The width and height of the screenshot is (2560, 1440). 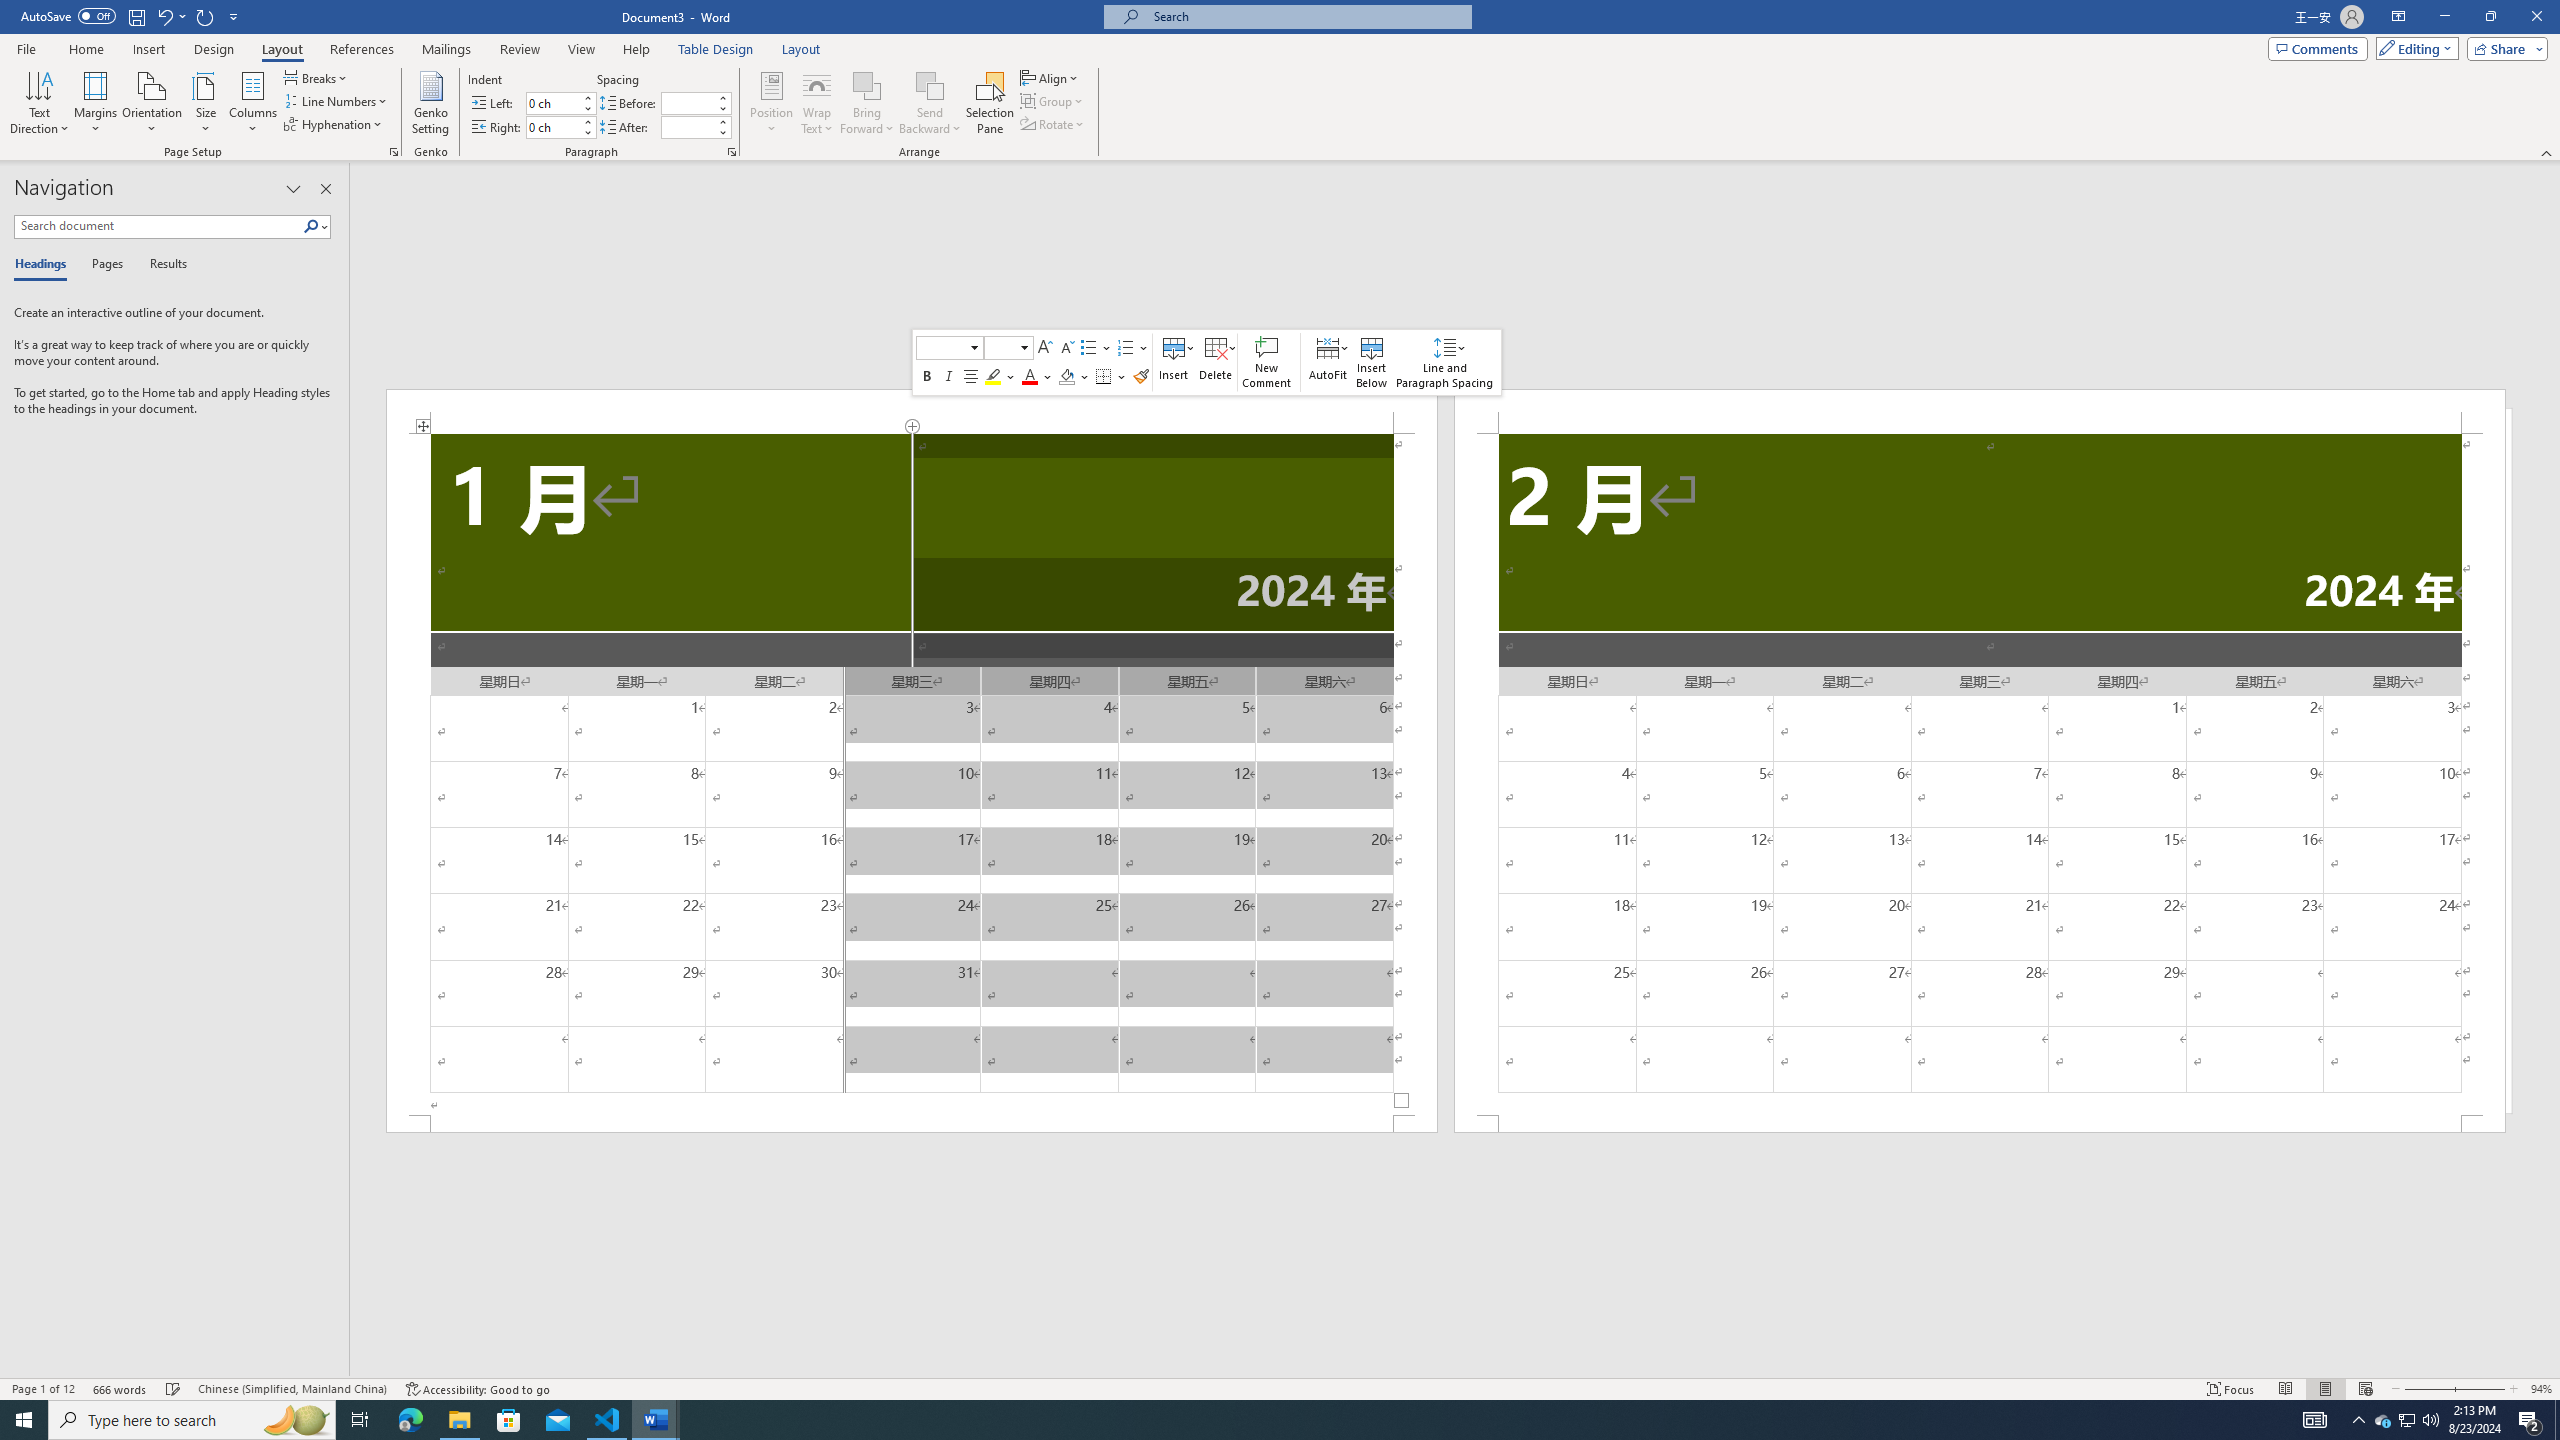 What do you see at coordinates (688, 126) in the screenshot?
I see `'Spacing After'` at bounding box center [688, 126].